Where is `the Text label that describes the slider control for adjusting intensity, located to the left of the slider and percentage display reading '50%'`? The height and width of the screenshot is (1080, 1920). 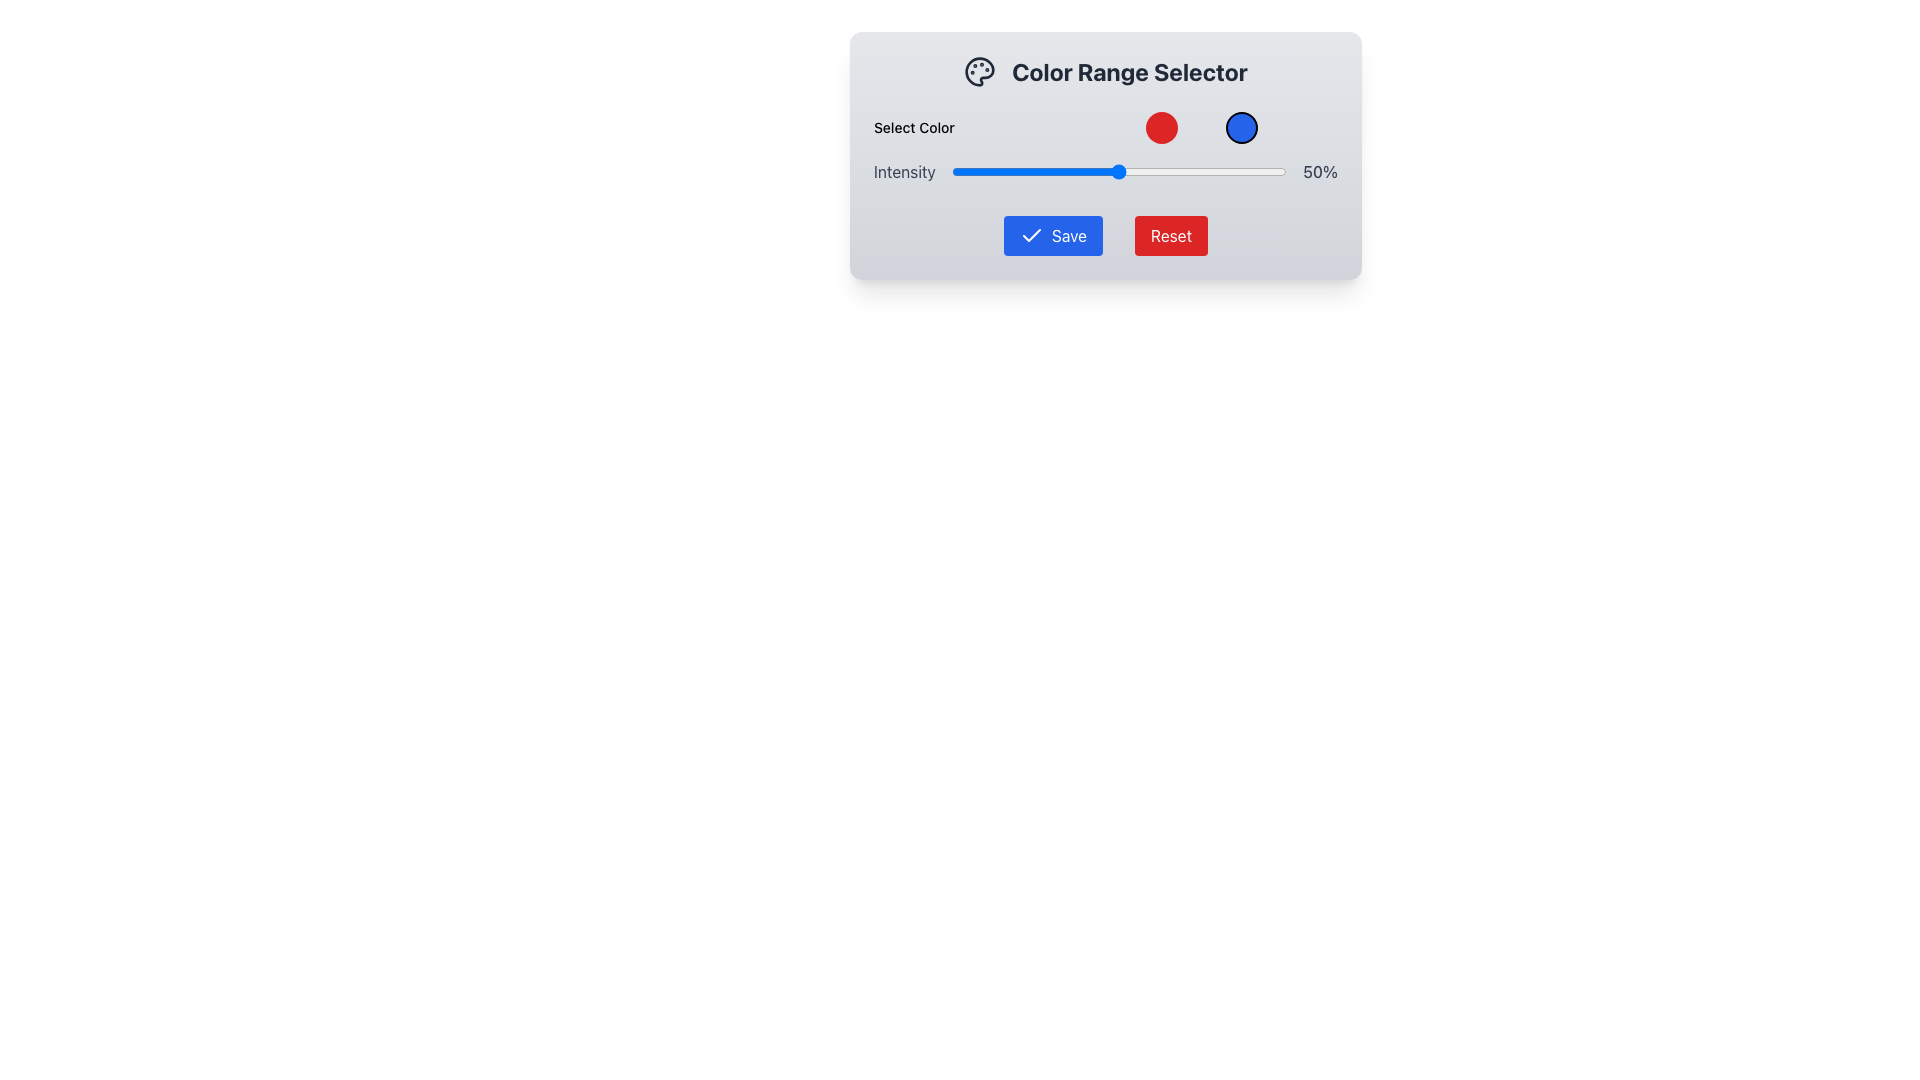
the Text label that describes the slider control for adjusting intensity, located to the left of the slider and percentage display reading '50%' is located at coordinates (903, 171).